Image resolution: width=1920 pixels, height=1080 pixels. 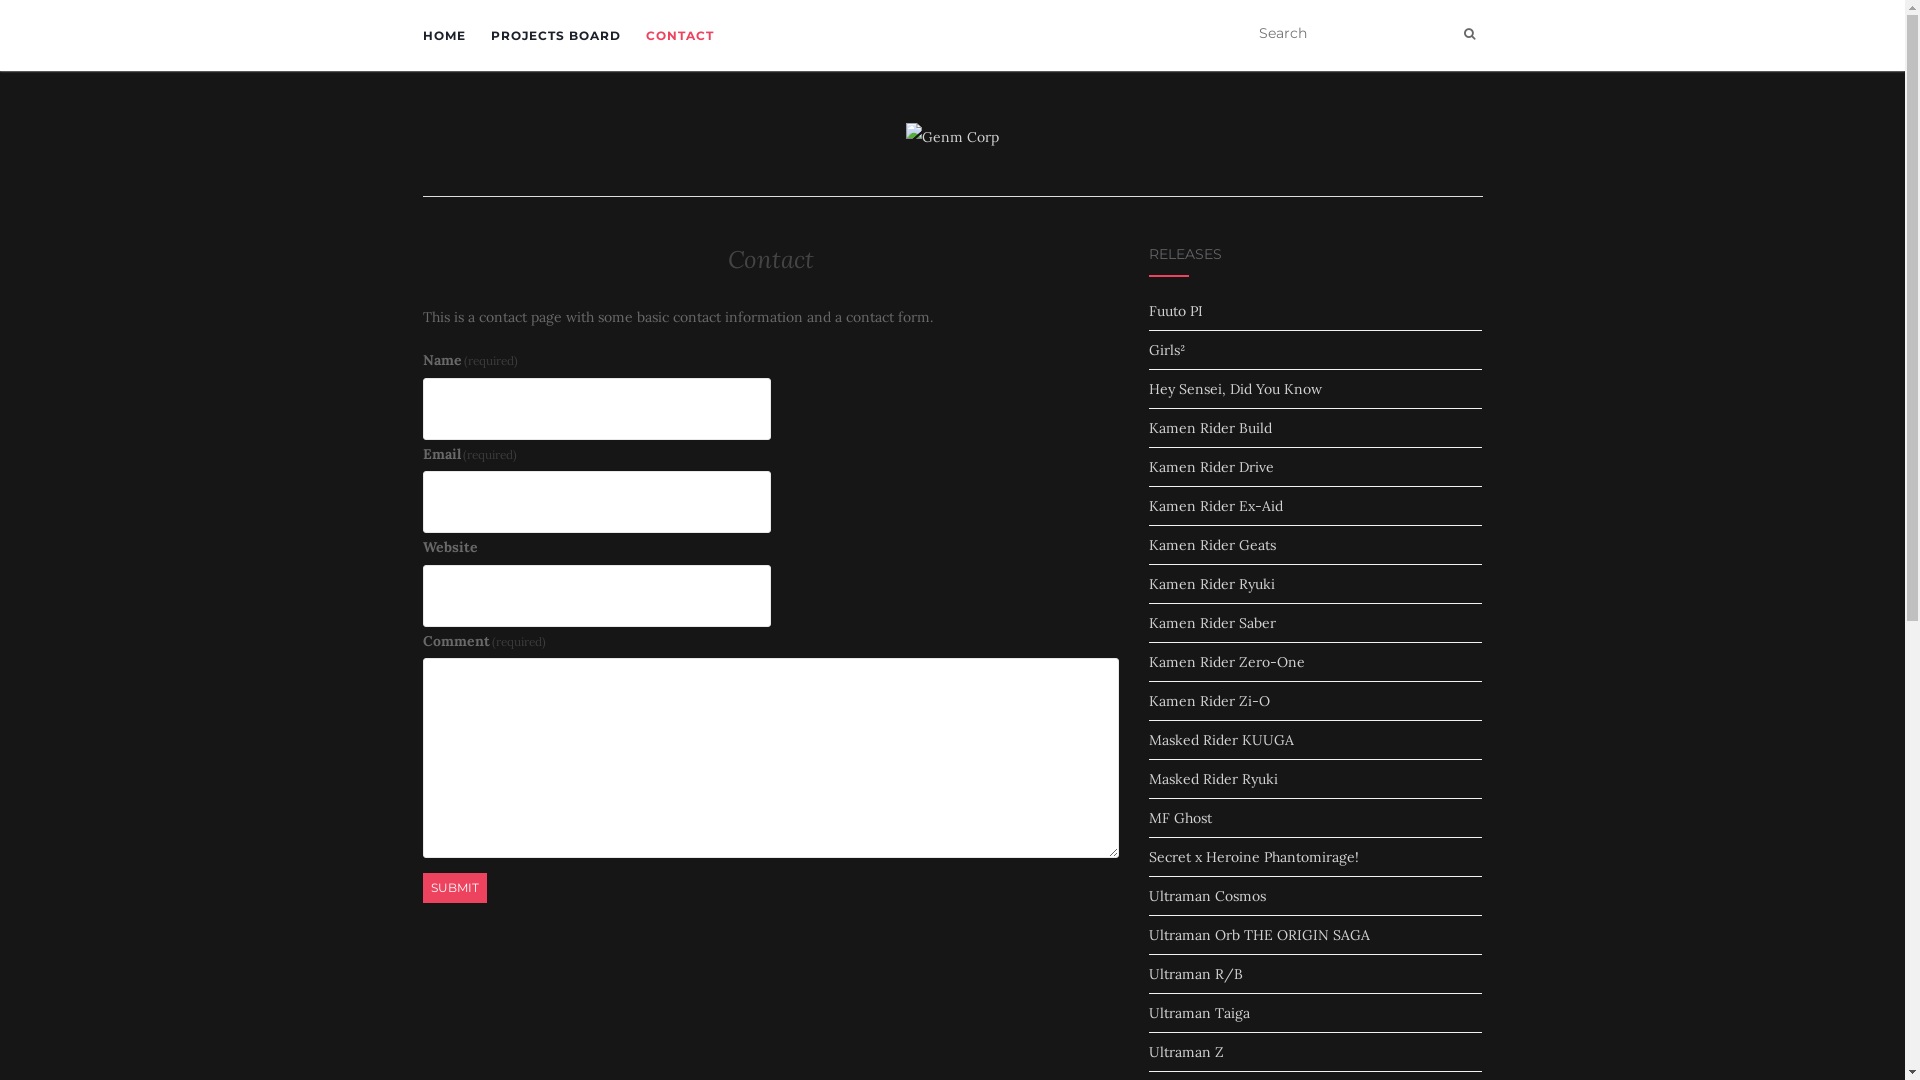 I want to click on 'HOME', so click(x=442, y=35).